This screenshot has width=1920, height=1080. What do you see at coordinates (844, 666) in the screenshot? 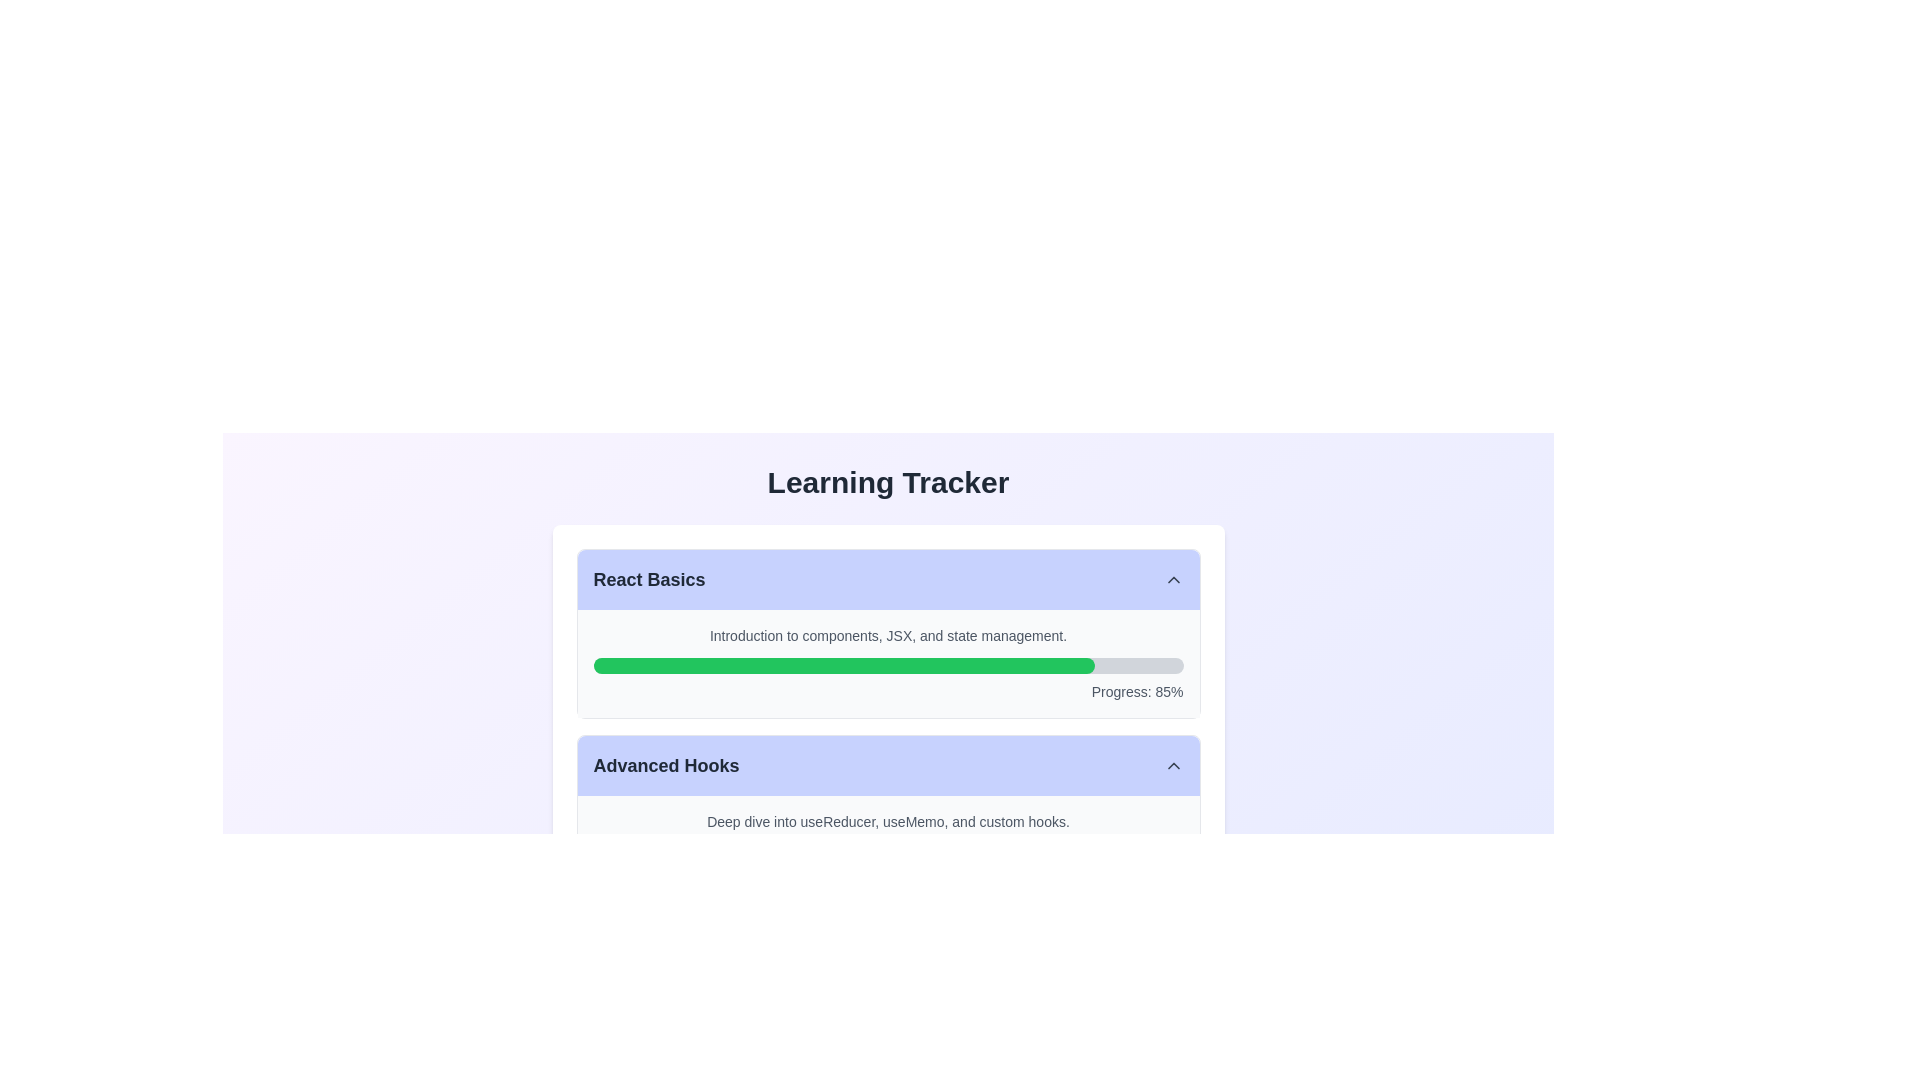
I see `the progress bar located beneath the heading 'React Basics' in the 'Learning Tracker' interface to visually indicate the progress of the task or course module` at bounding box center [844, 666].